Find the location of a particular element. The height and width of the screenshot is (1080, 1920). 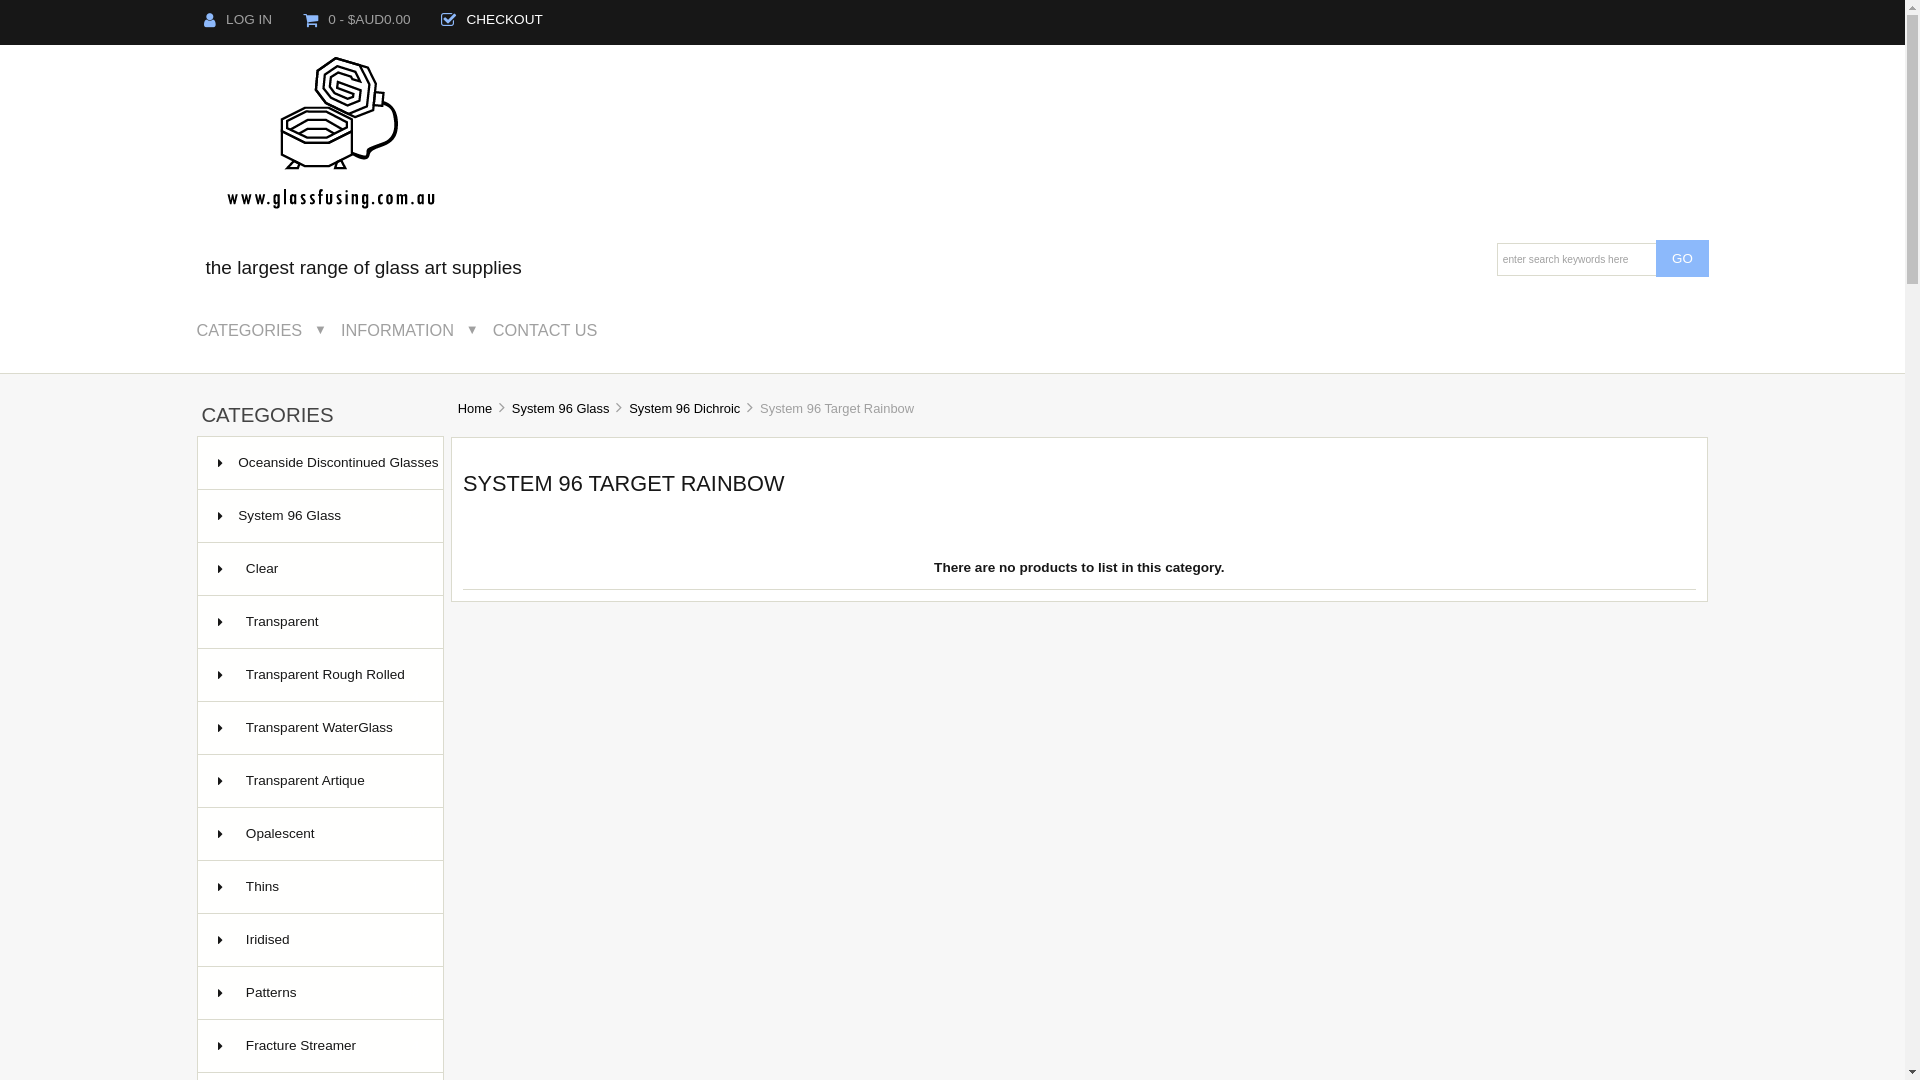

'  Thins is located at coordinates (197, 886).